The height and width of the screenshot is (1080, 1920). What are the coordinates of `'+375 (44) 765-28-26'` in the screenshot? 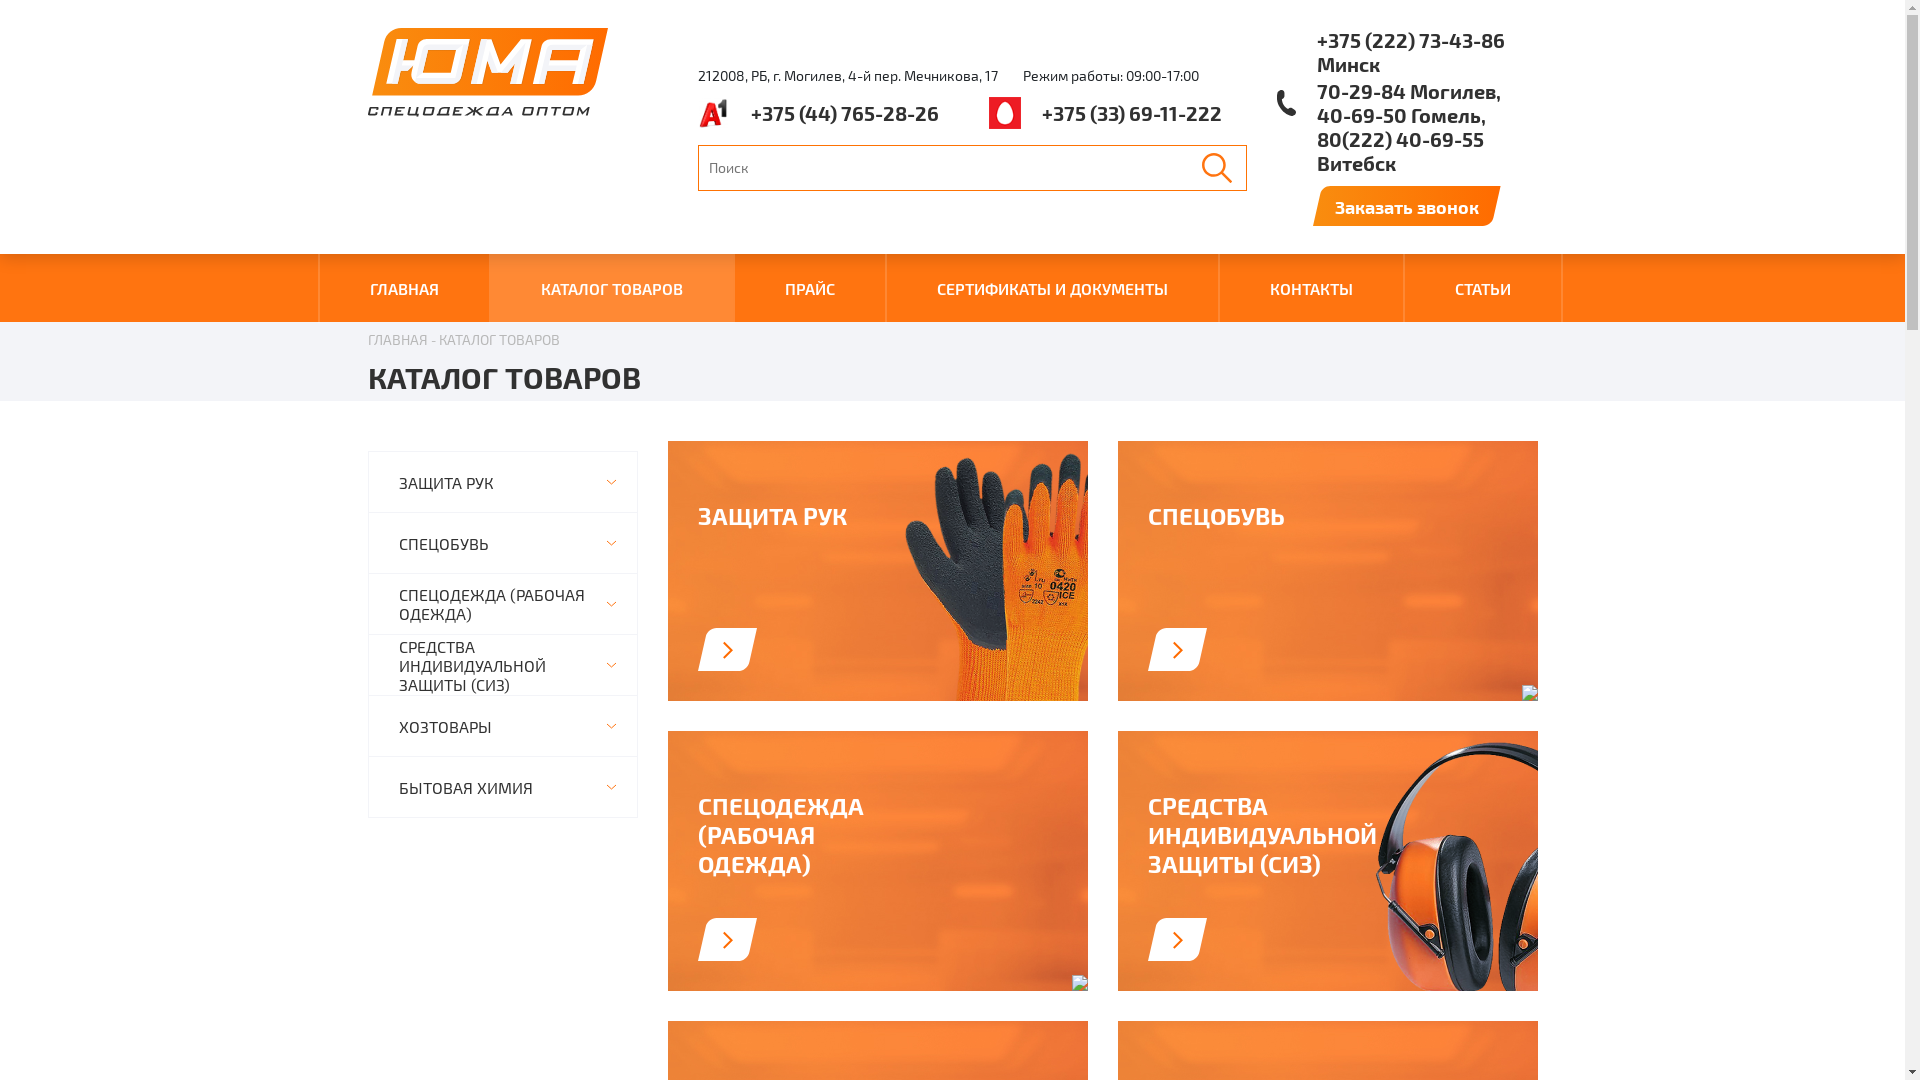 It's located at (818, 111).